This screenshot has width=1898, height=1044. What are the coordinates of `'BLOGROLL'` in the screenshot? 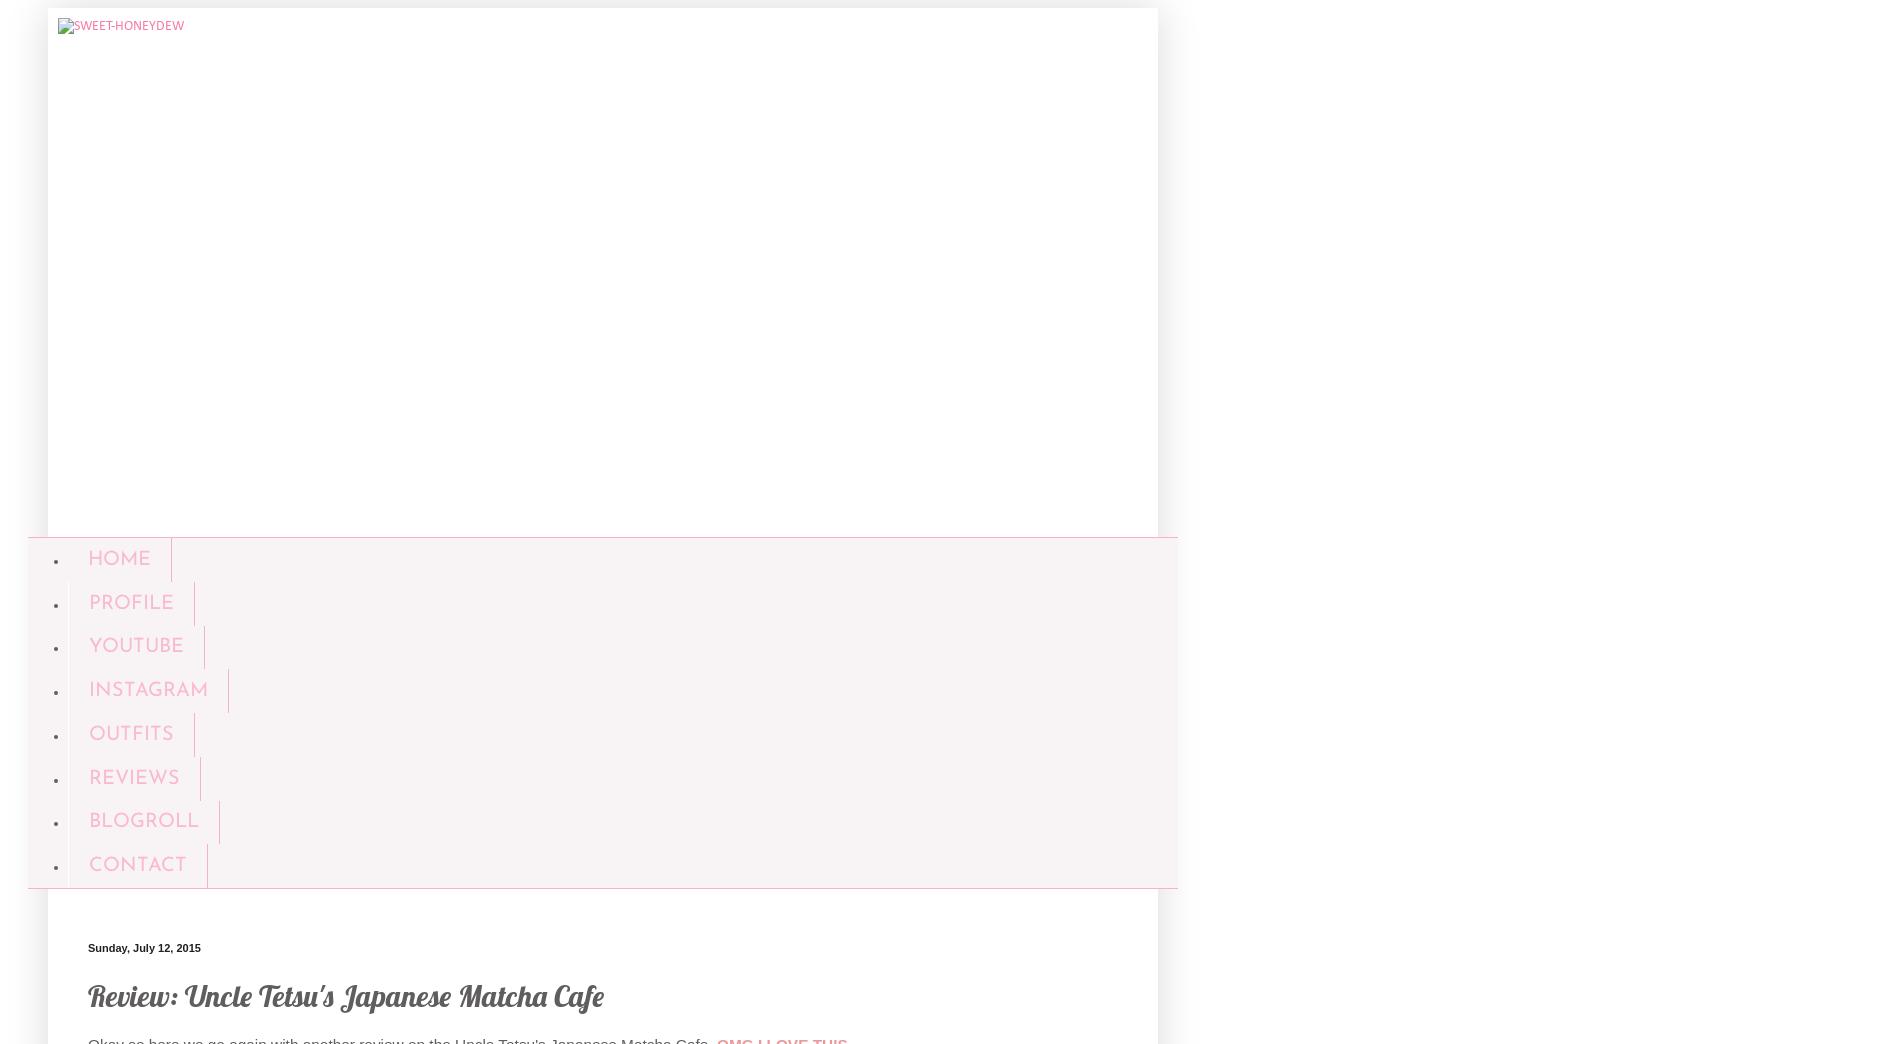 It's located at (142, 821).